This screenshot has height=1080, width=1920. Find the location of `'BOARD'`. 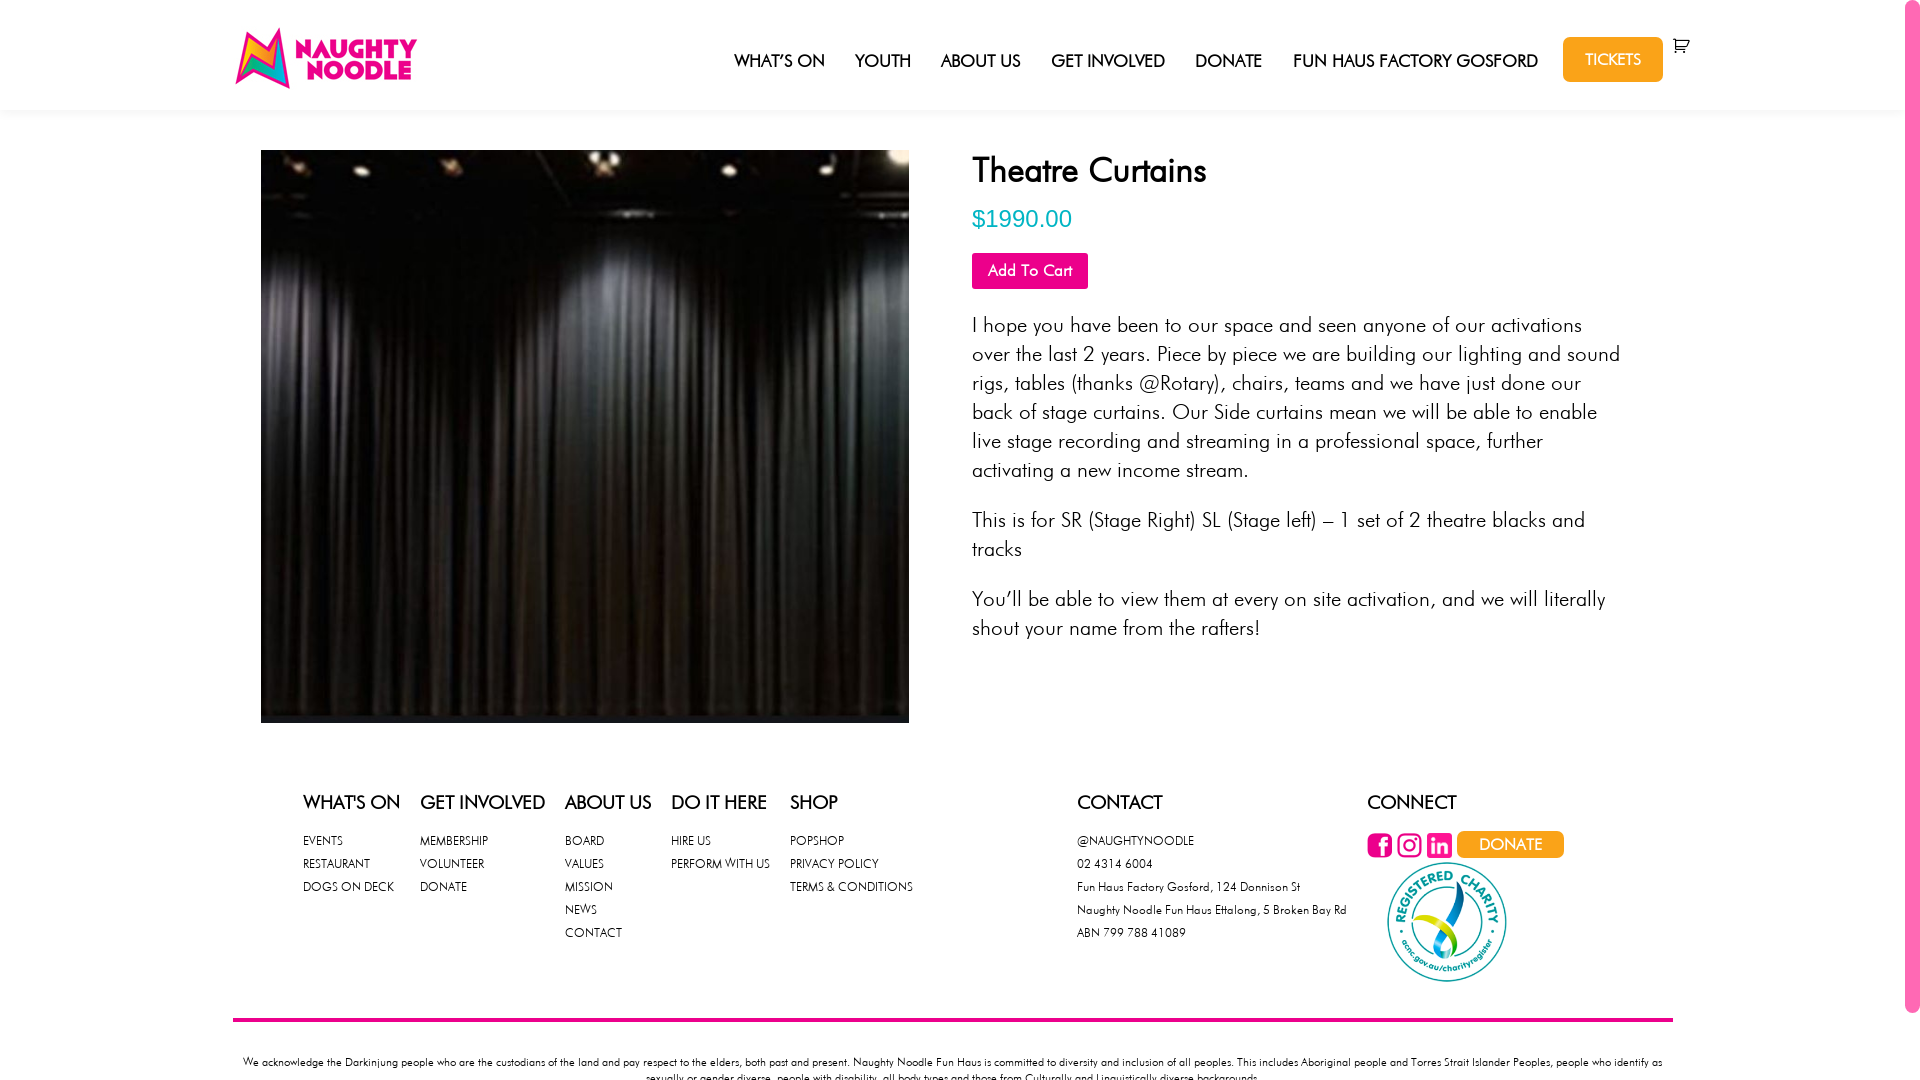

'BOARD' is located at coordinates (582, 840).